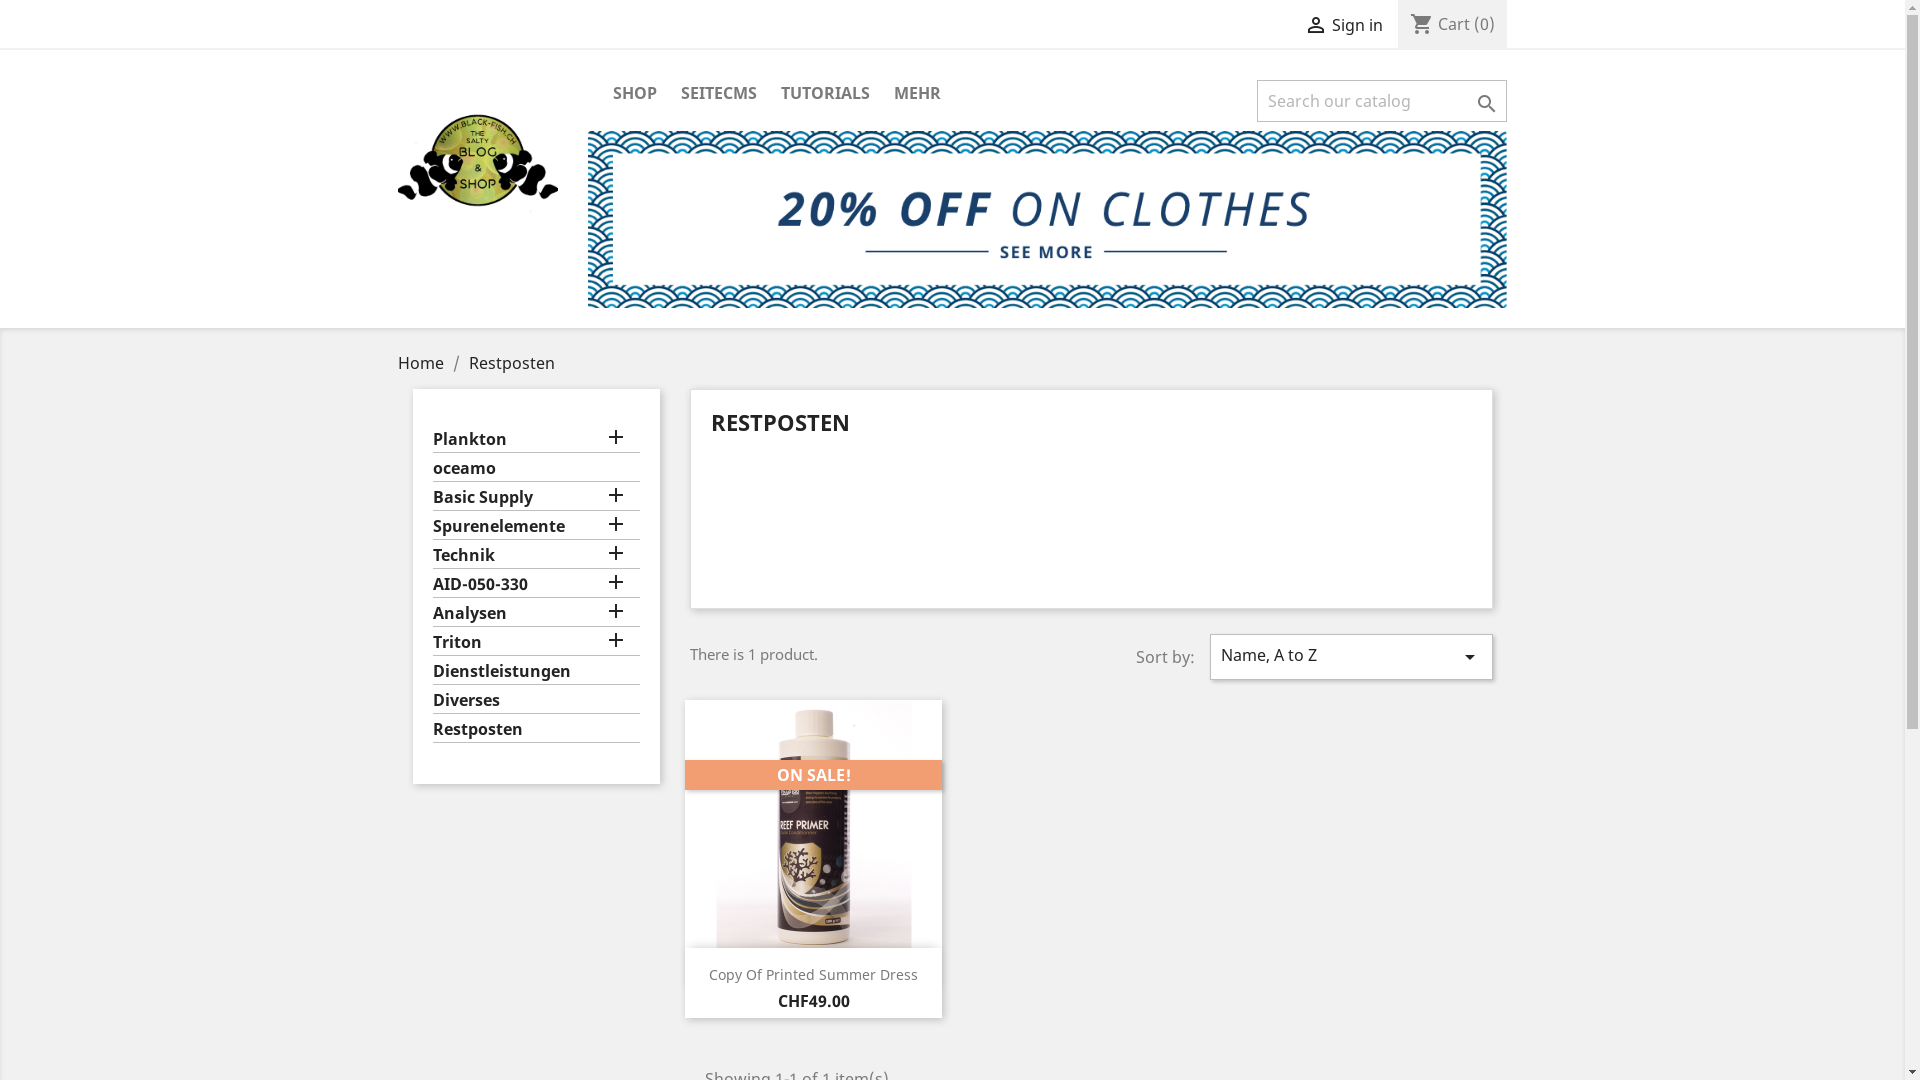  Describe the element at coordinates (536, 585) in the screenshot. I see `'AID-050-330'` at that location.